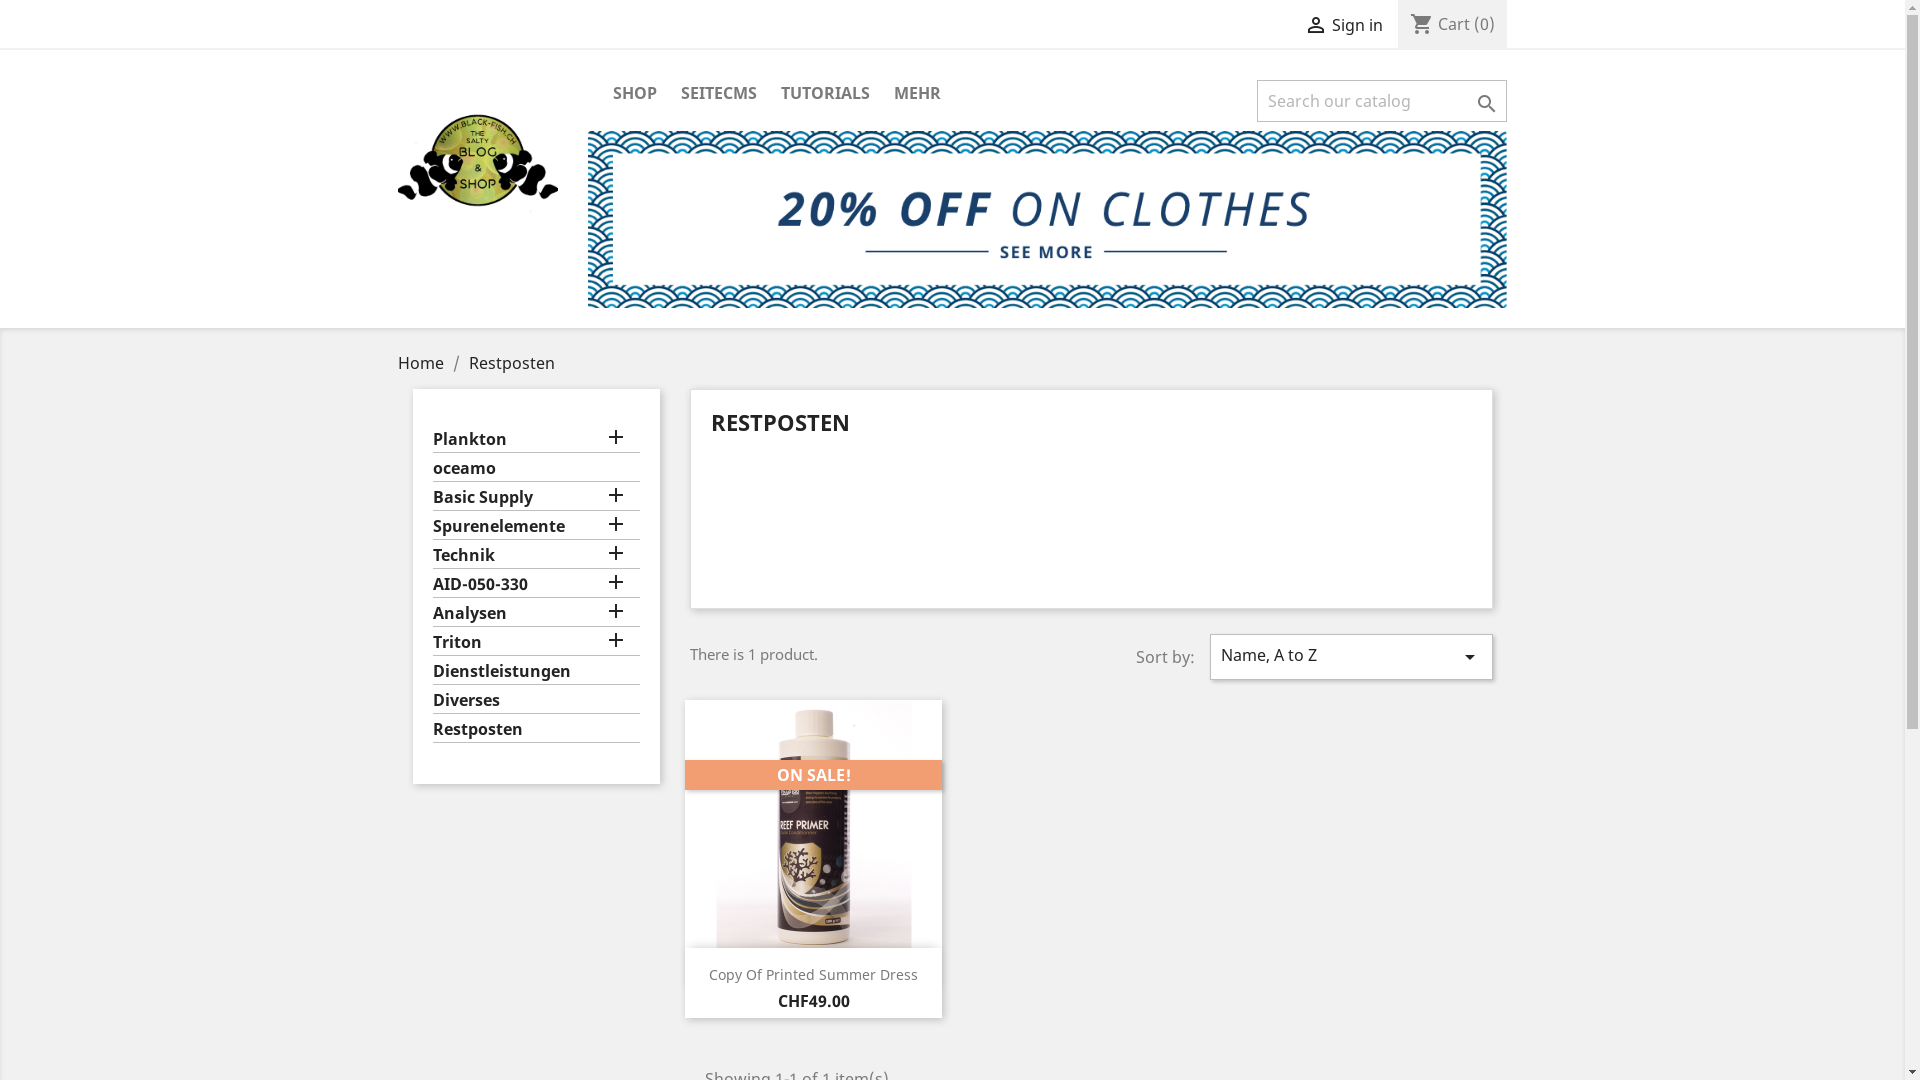  Describe the element at coordinates (536, 585) in the screenshot. I see `'AID-050-330'` at that location.